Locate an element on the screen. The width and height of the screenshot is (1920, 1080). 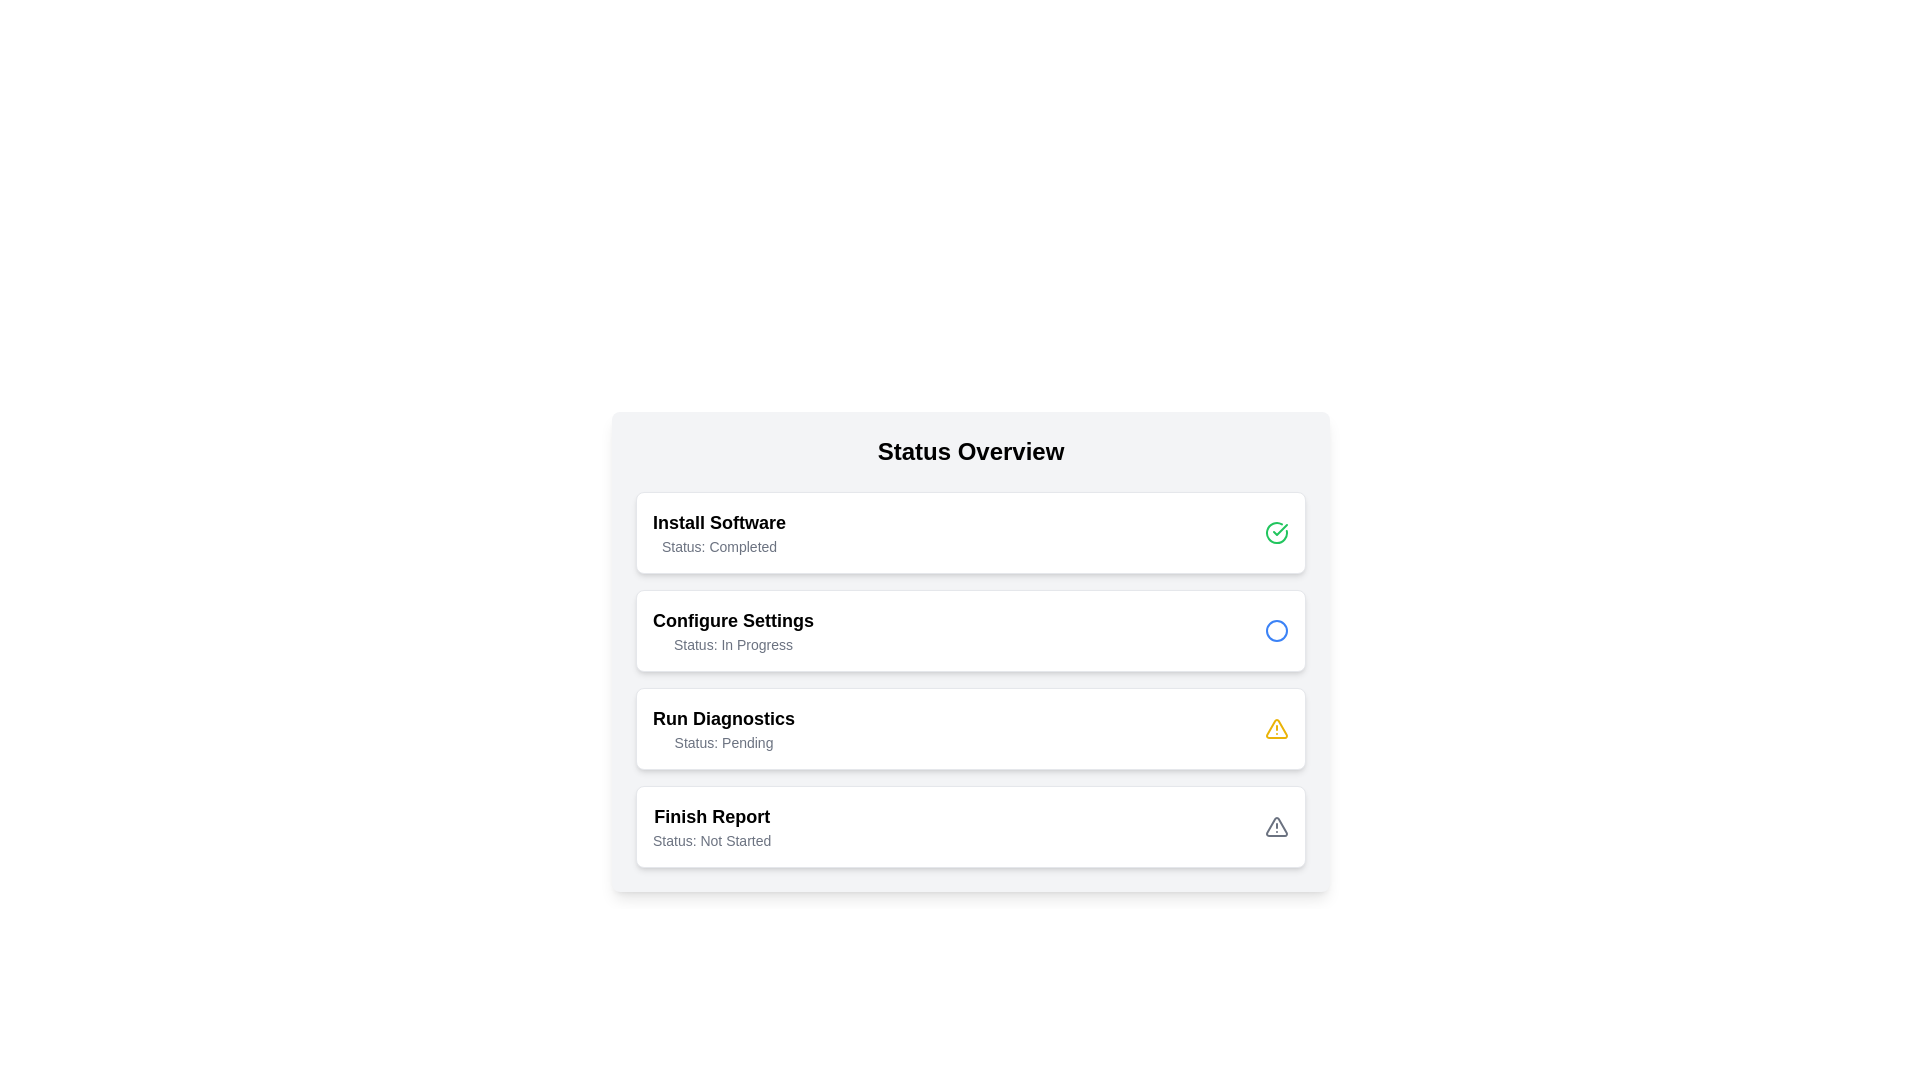
text content of the status Text label located below the 'Configure Settings' title in the interface is located at coordinates (732, 644).